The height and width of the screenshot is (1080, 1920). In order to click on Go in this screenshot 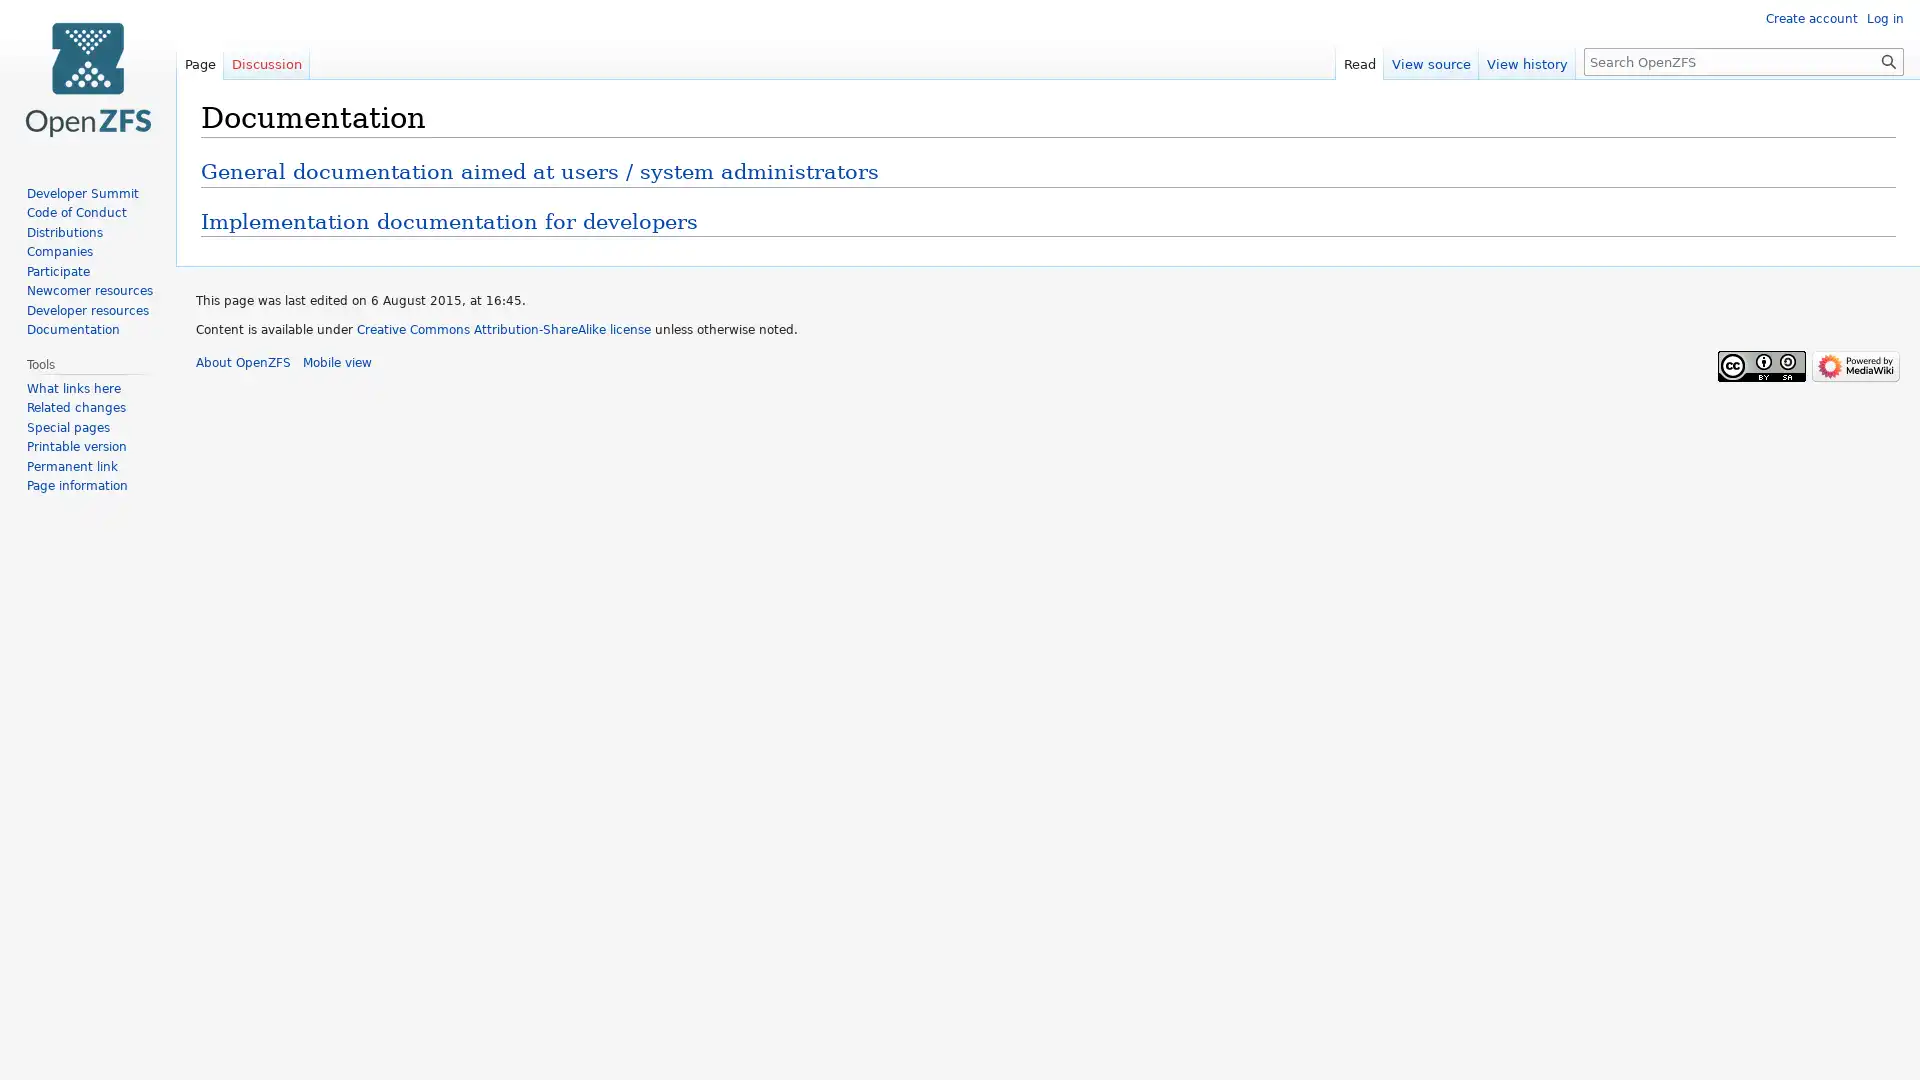, I will do `click(1888, 60)`.